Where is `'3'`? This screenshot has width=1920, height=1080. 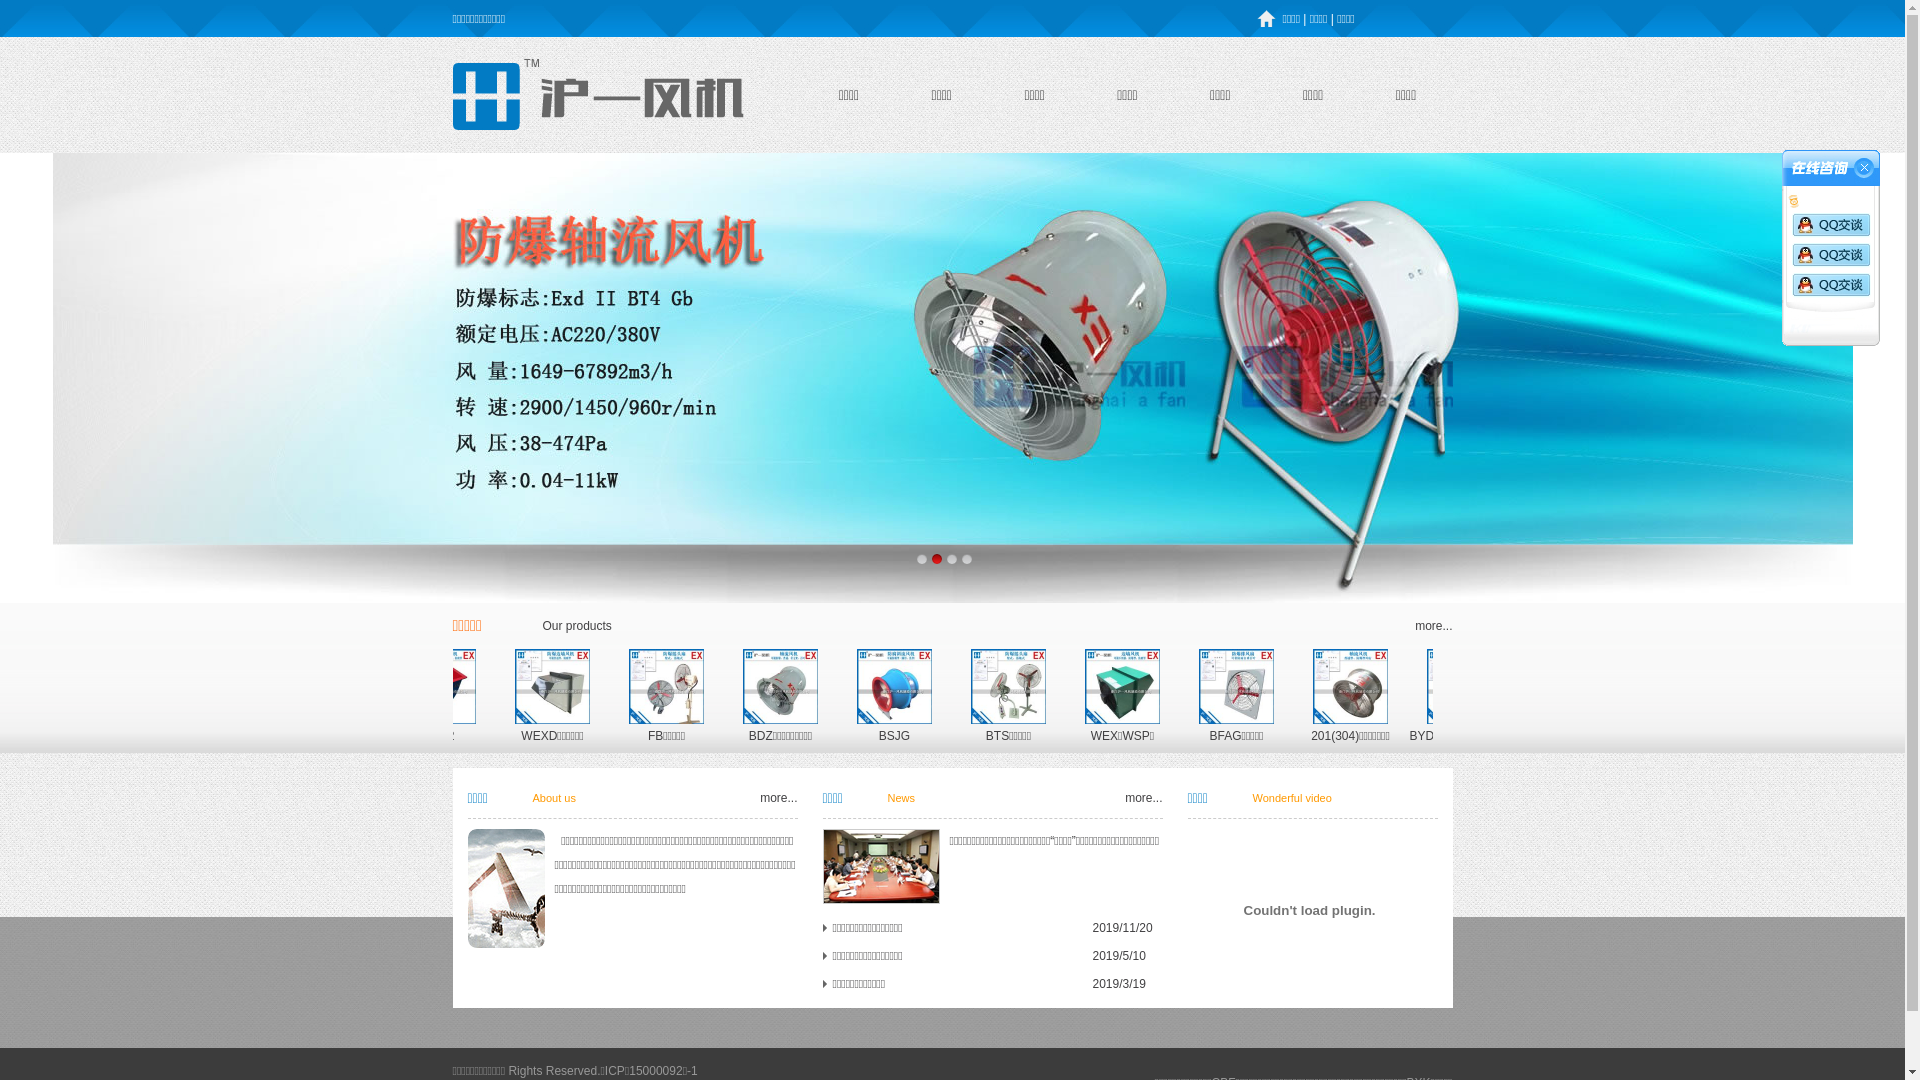 '3' is located at coordinates (950, 558).